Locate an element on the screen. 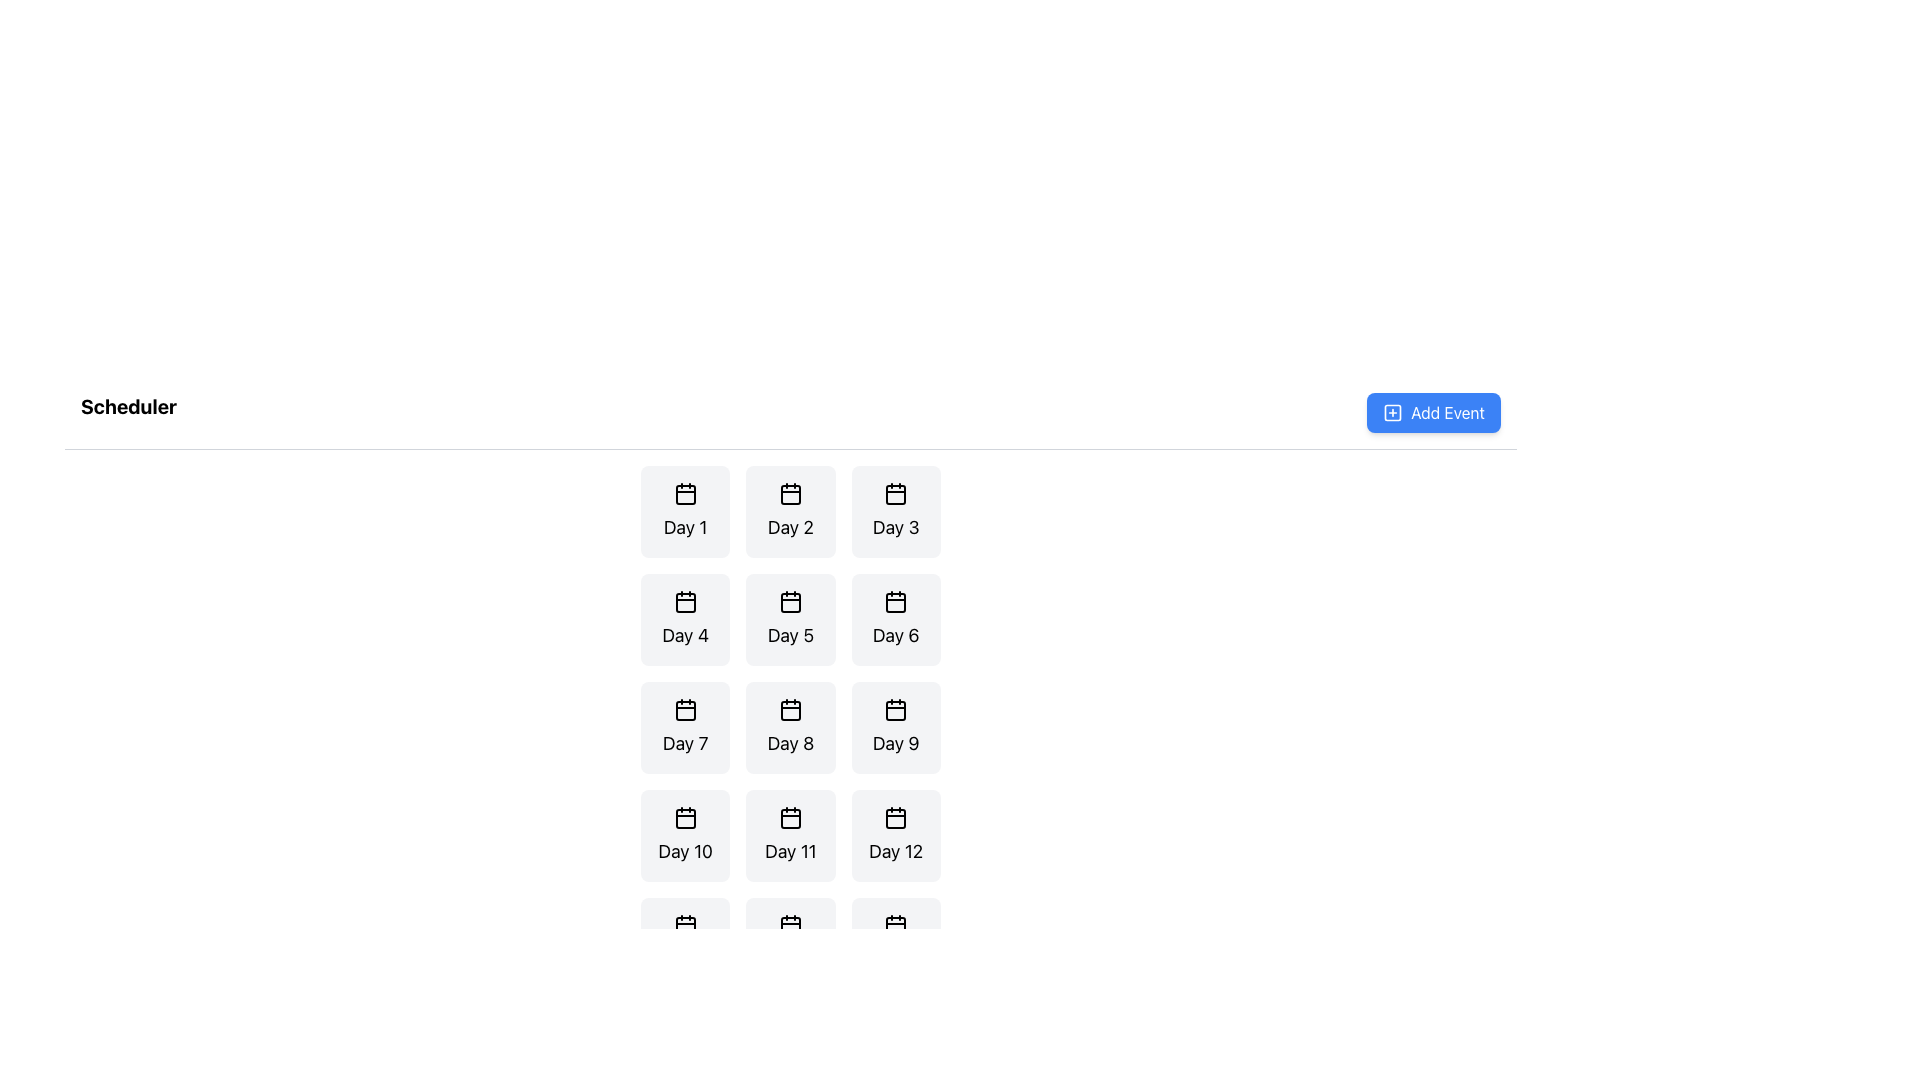  the calendar entry icon labeled 'Day 1' in the scheduler is located at coordinates (685, 494).